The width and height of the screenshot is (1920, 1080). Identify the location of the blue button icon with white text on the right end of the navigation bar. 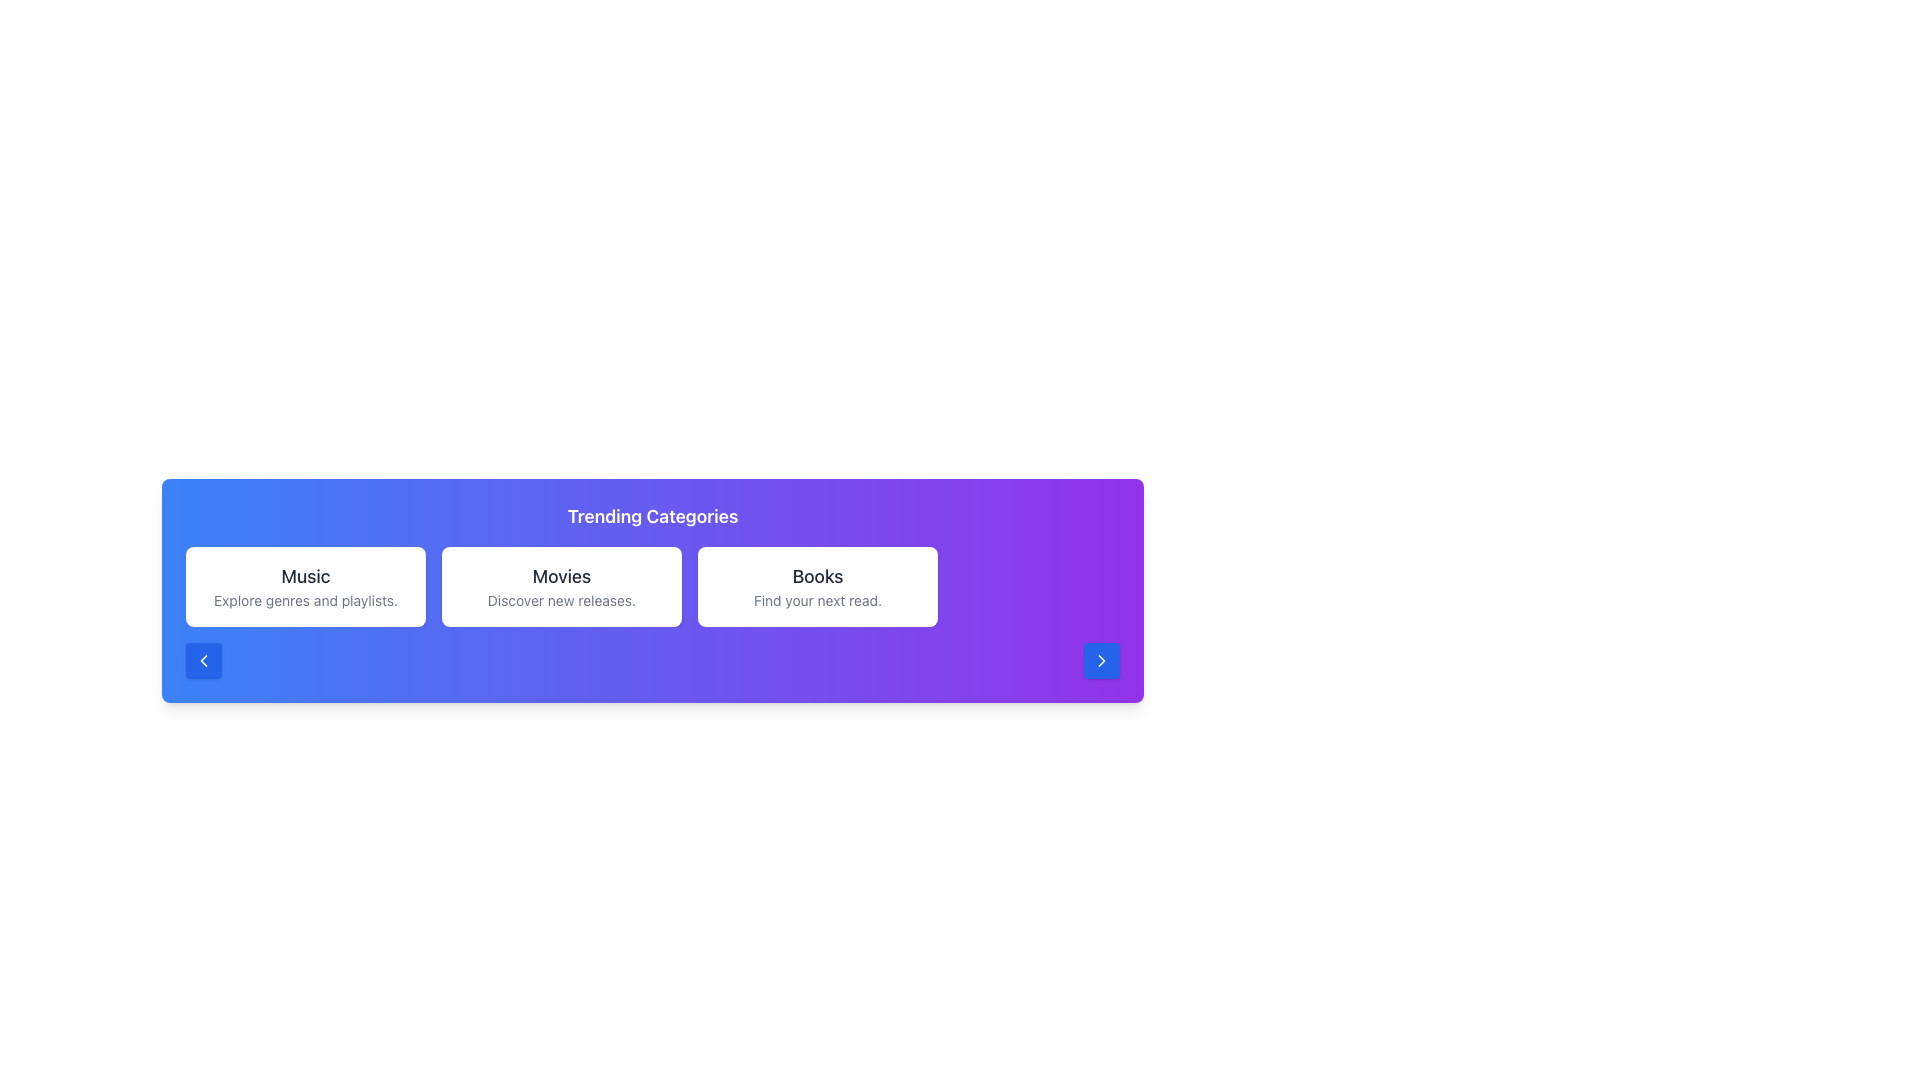
(1101, 660).